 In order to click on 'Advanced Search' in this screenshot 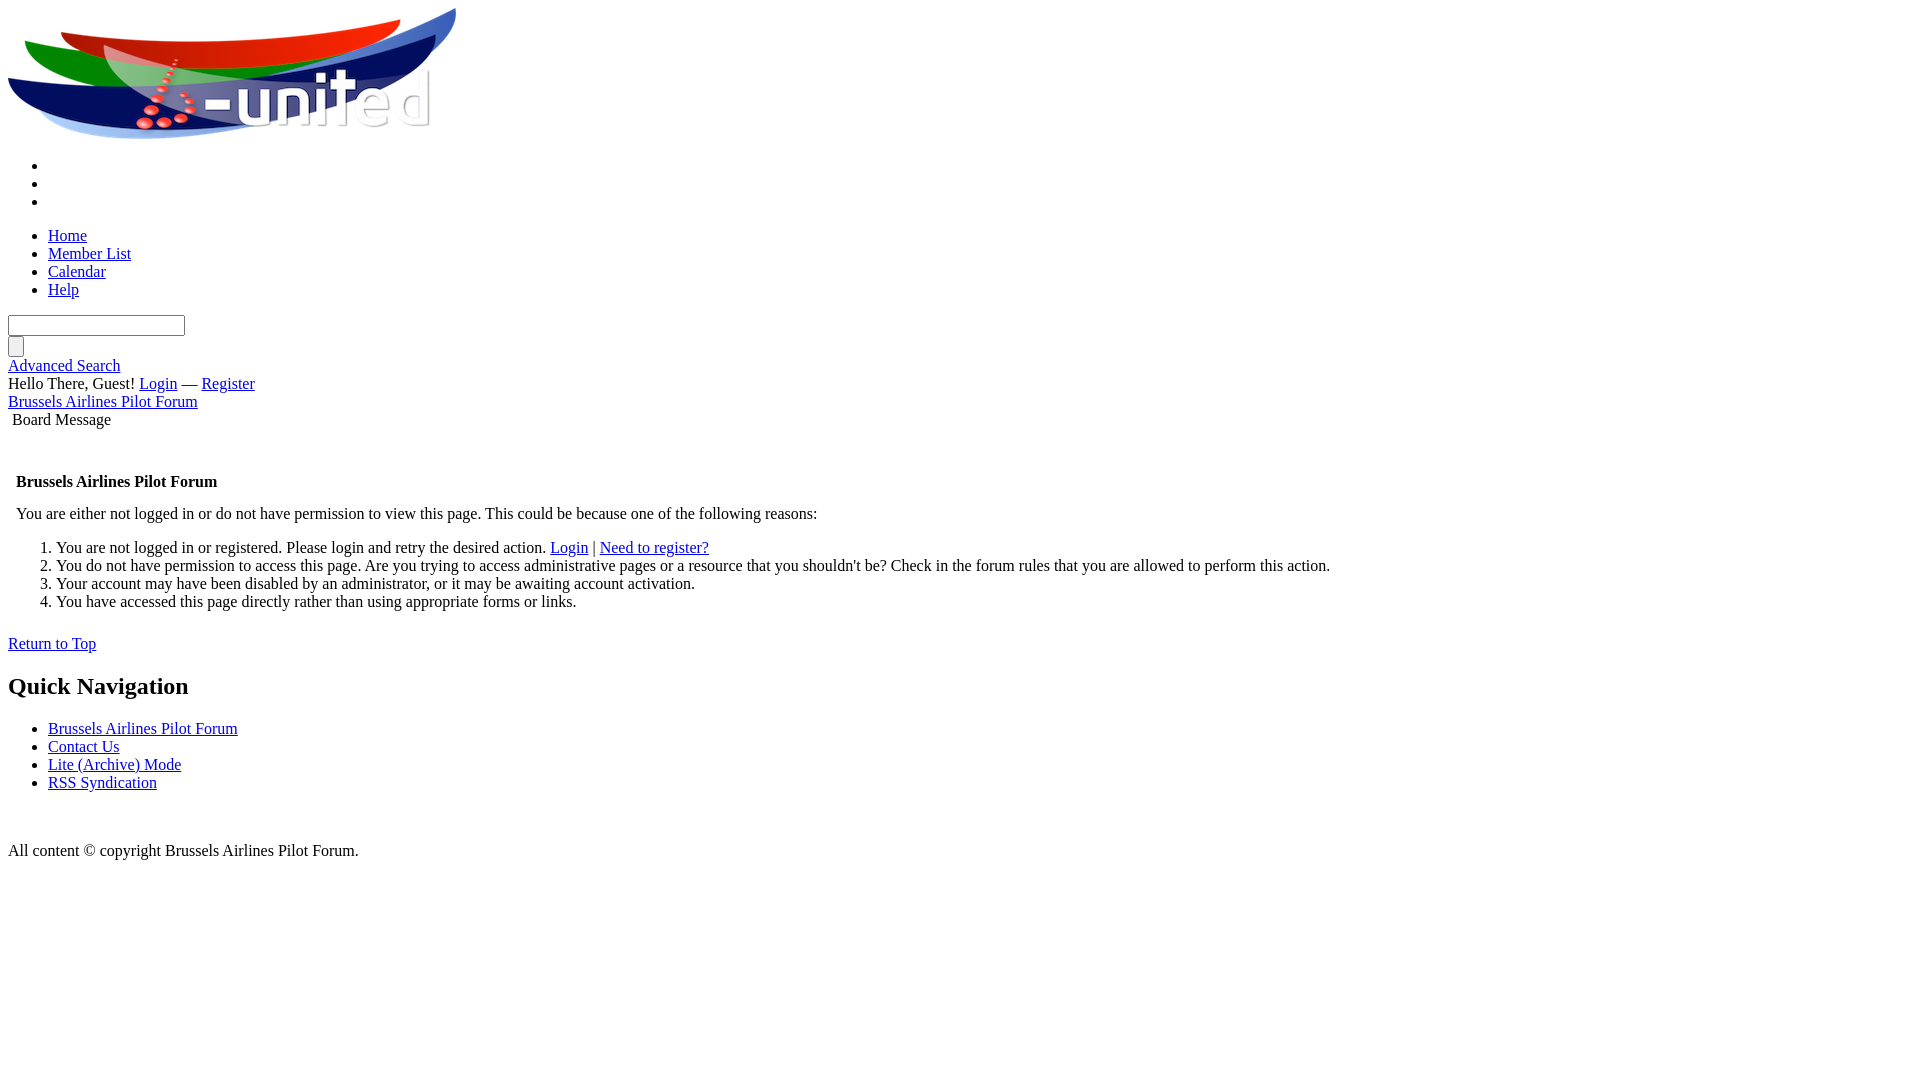, I will do `click(63, 365)`.